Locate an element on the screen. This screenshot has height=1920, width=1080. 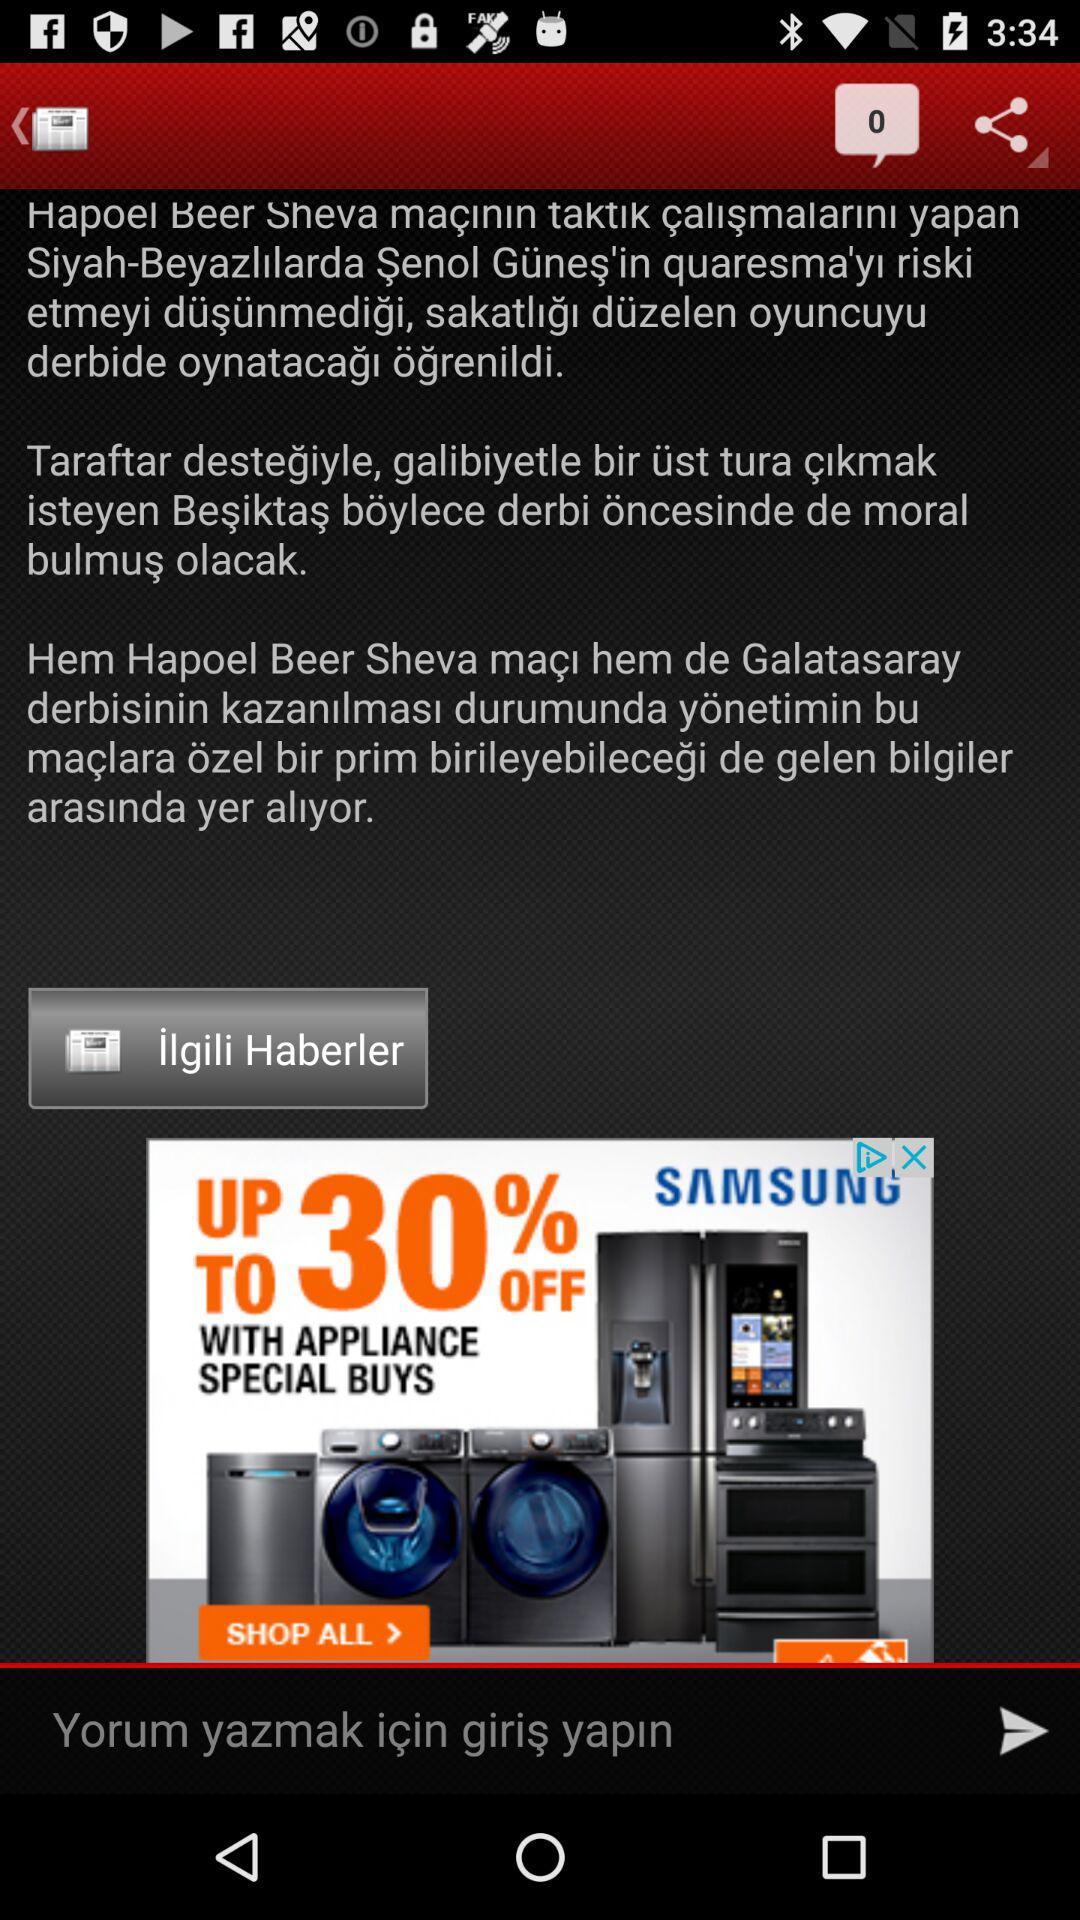
send message is located at coordinates (1024, 1730).